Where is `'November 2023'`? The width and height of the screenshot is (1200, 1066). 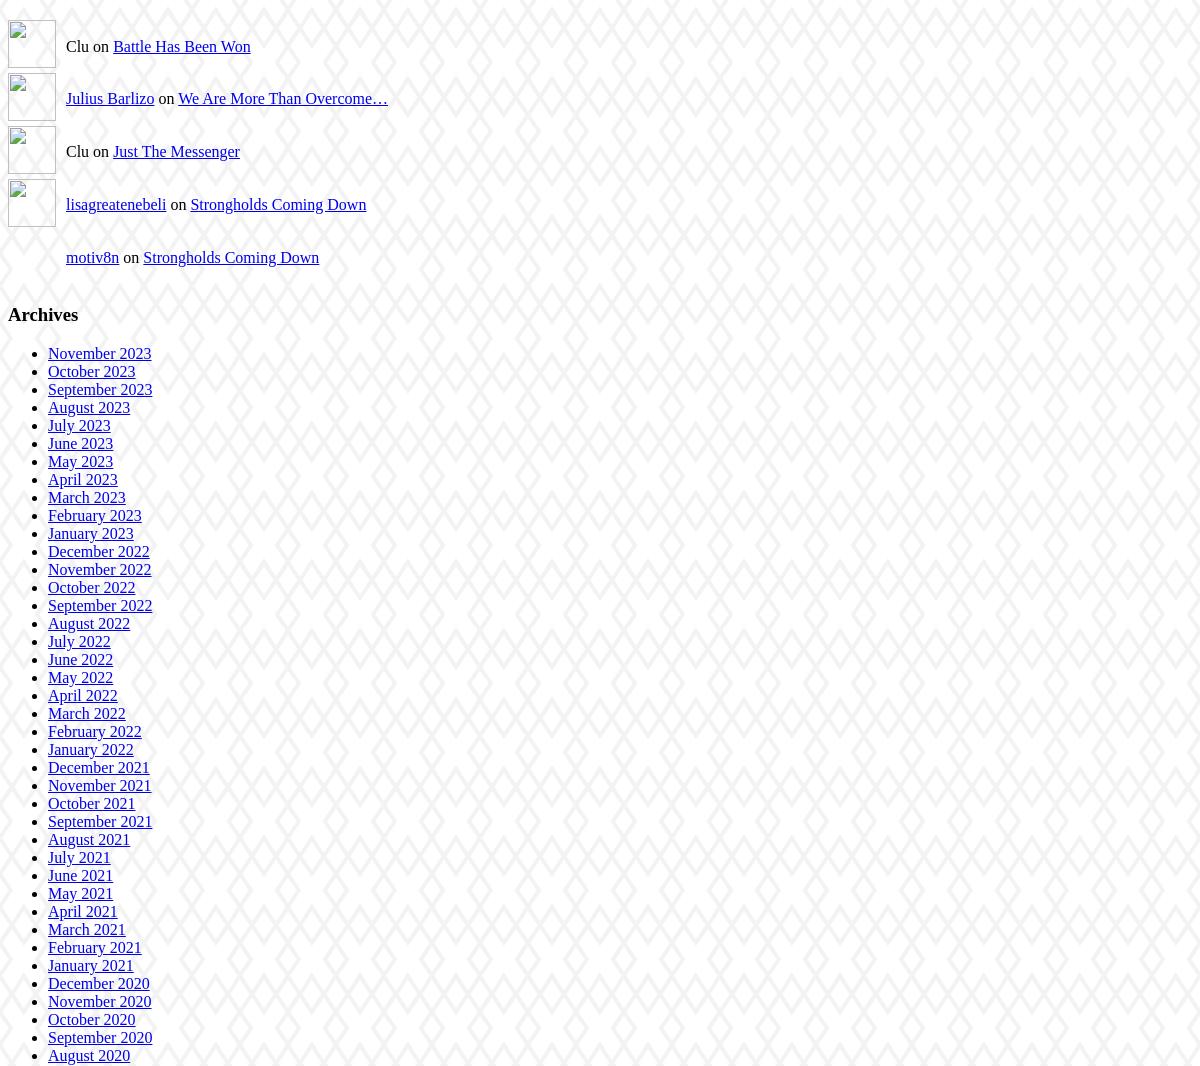 'November 2023' is located at coordinates (99, 352).